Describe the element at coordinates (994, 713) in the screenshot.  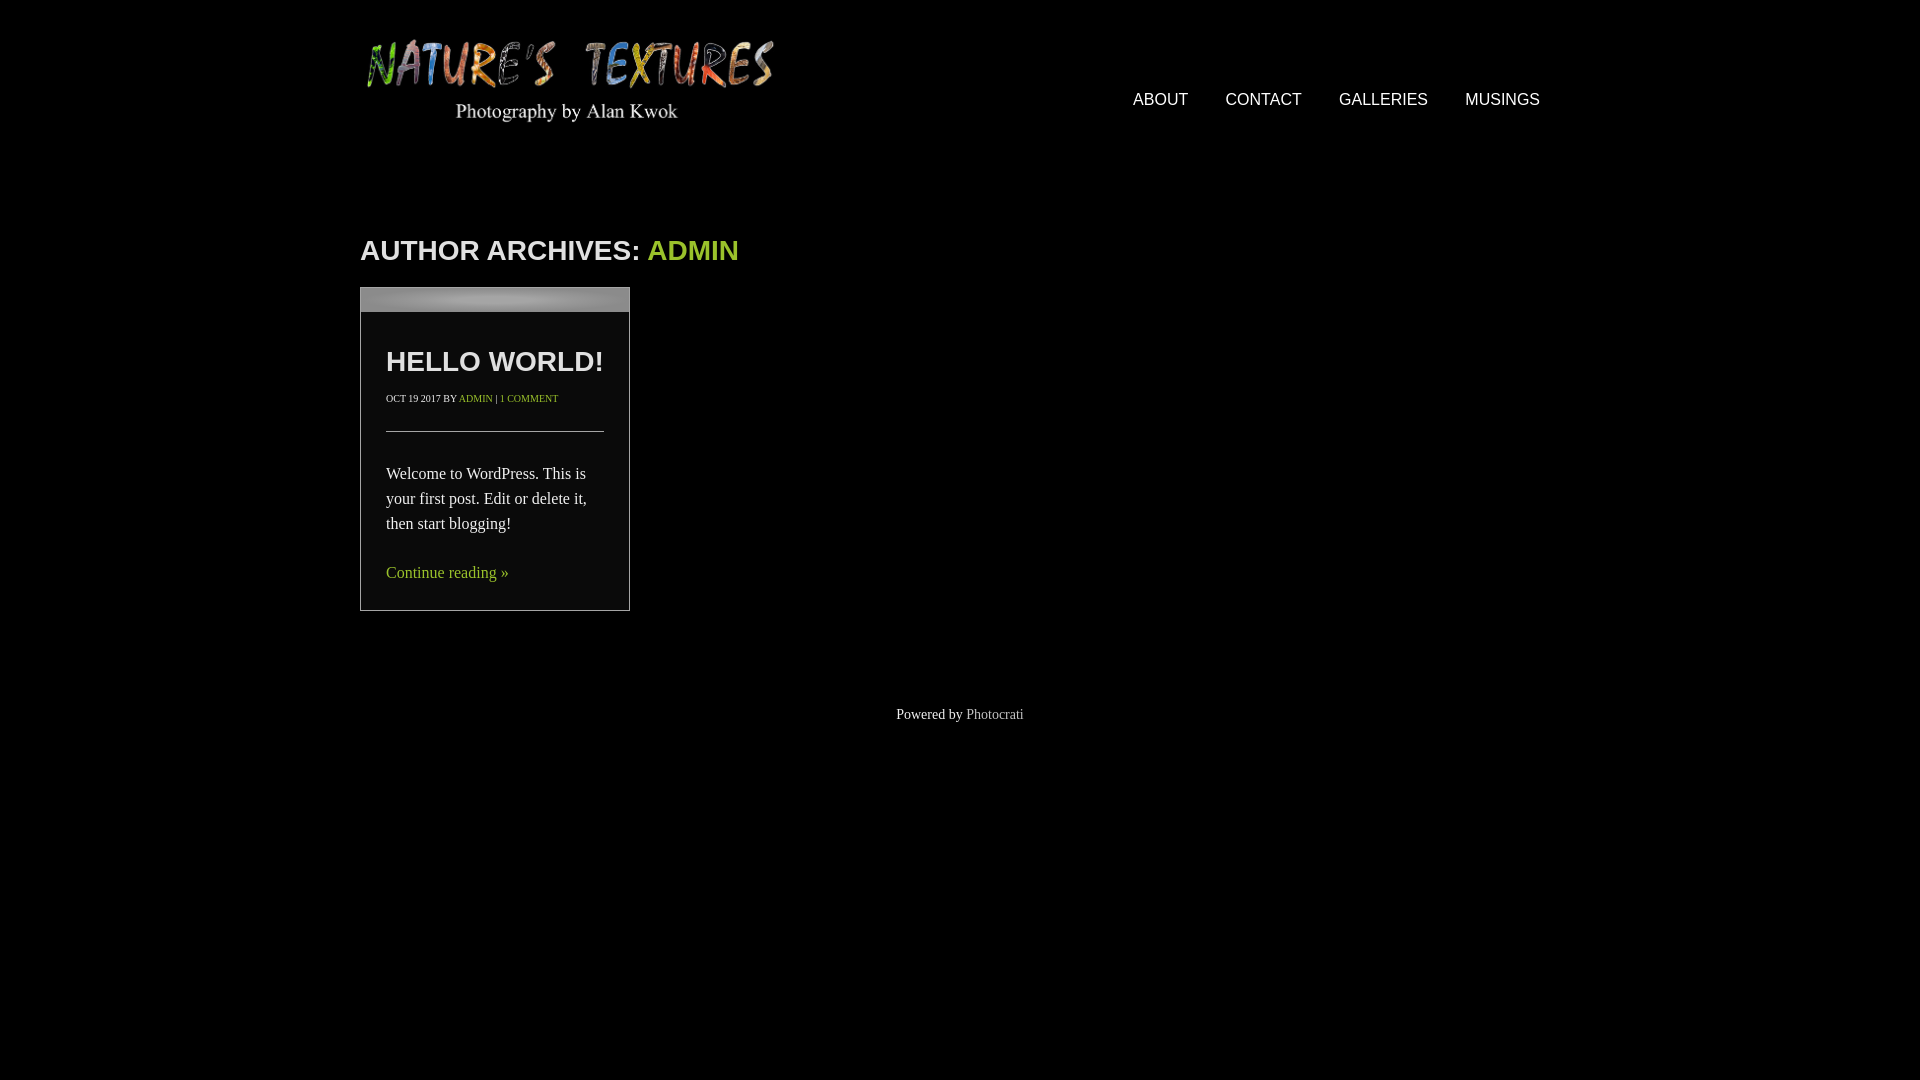
I see `'Photocrati'` at that location.